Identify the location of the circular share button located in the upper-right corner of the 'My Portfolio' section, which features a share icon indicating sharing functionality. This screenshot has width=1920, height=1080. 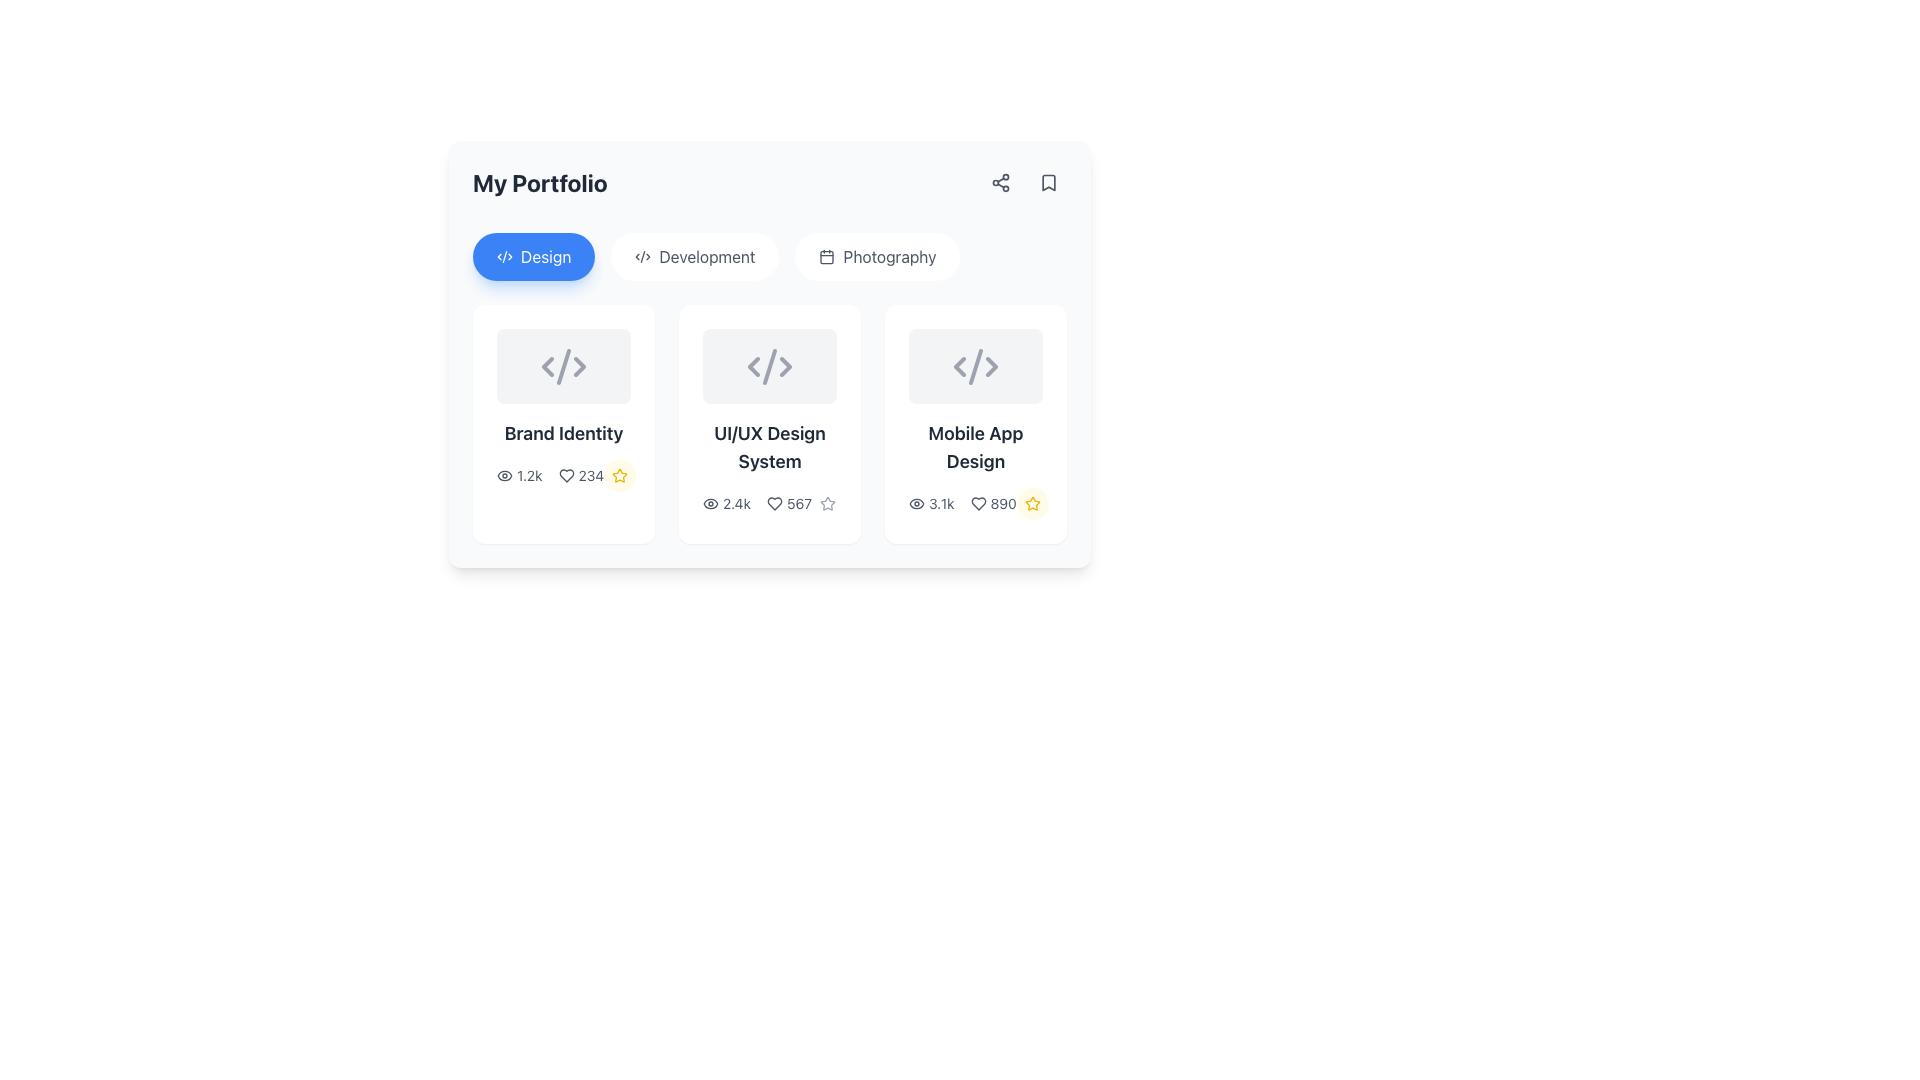
(1001, 182).